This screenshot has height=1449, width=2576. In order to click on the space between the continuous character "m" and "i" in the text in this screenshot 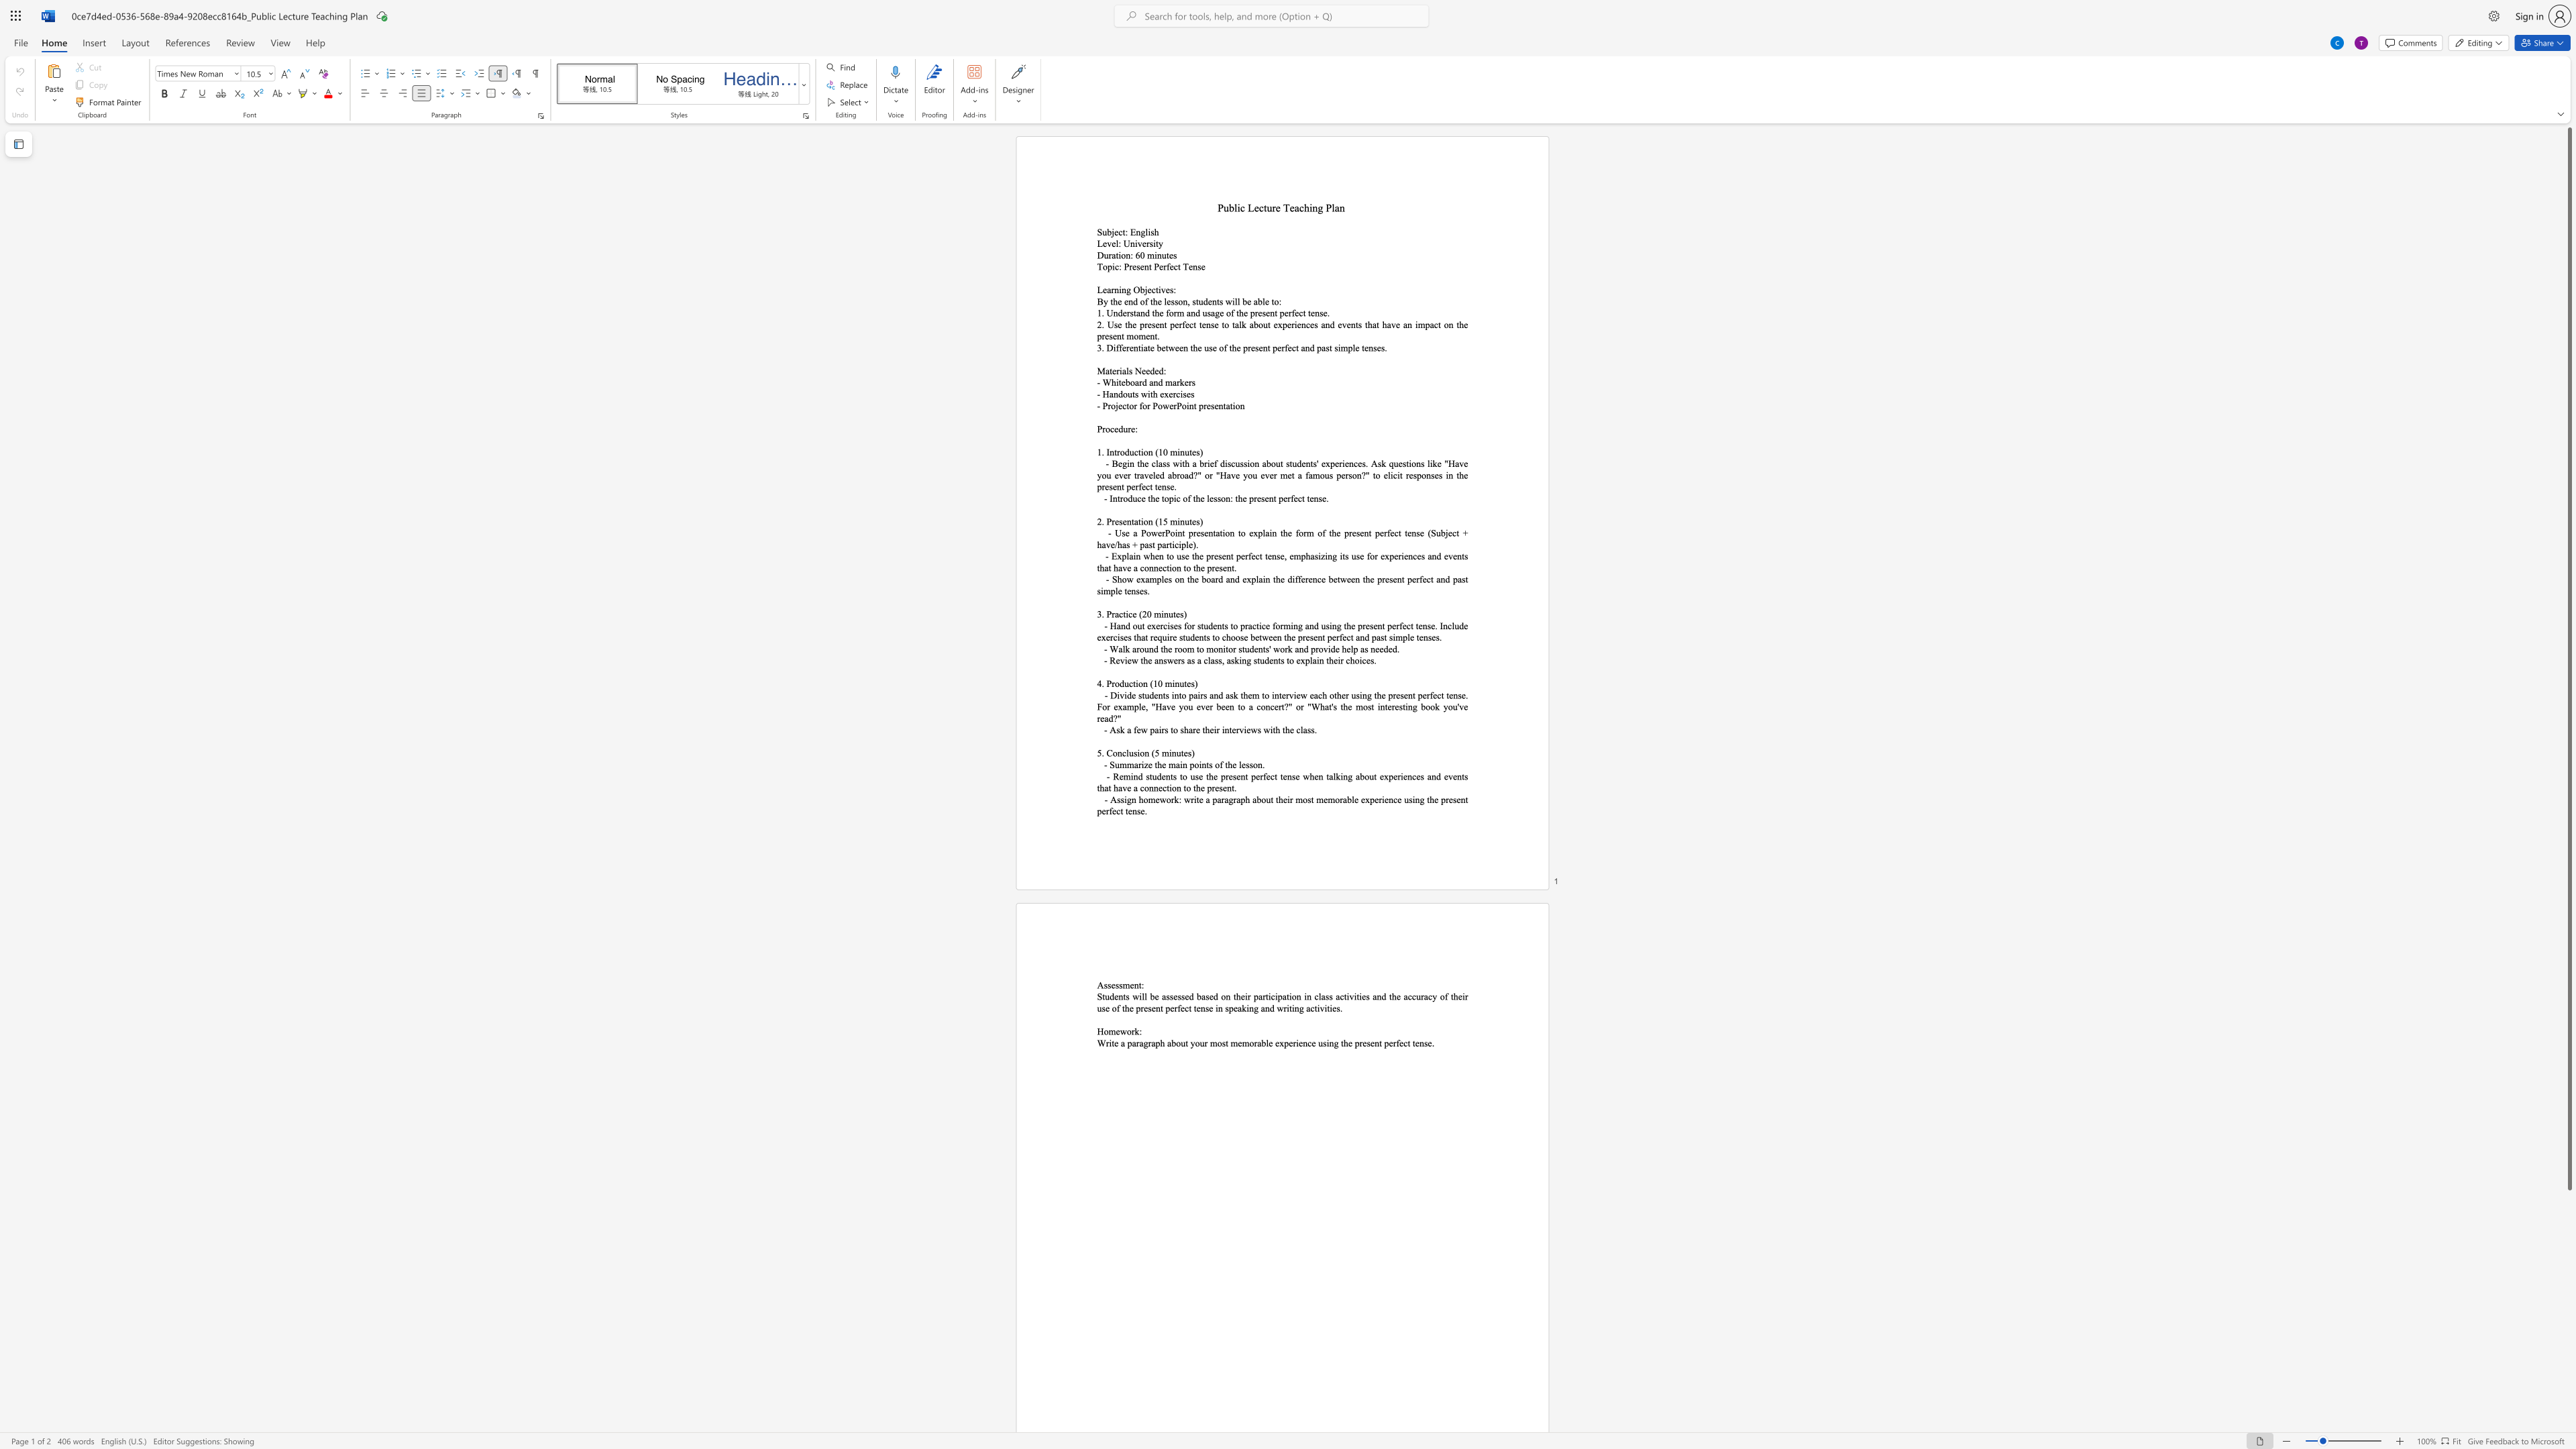, I will do `click(1175, 520)`.